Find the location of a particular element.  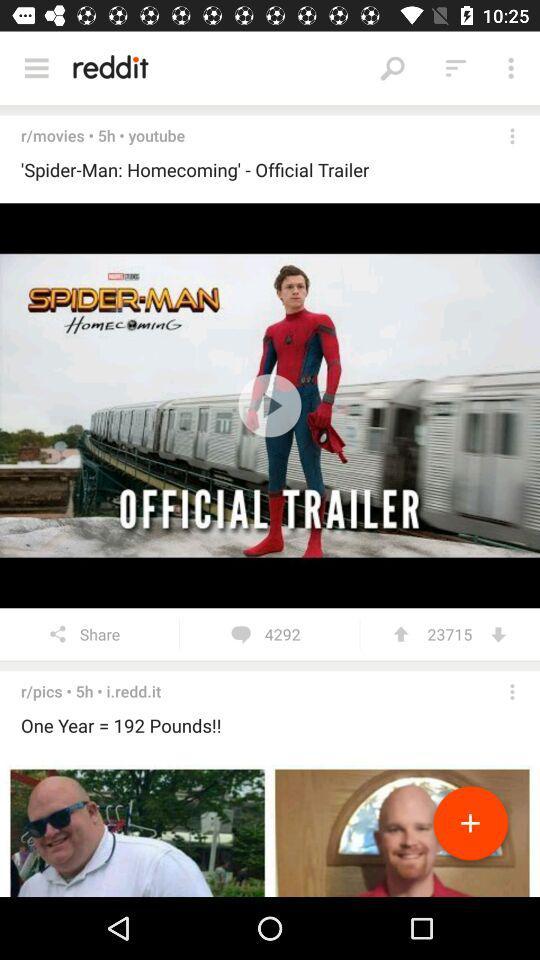

more options is located at coordinates (512, 135).